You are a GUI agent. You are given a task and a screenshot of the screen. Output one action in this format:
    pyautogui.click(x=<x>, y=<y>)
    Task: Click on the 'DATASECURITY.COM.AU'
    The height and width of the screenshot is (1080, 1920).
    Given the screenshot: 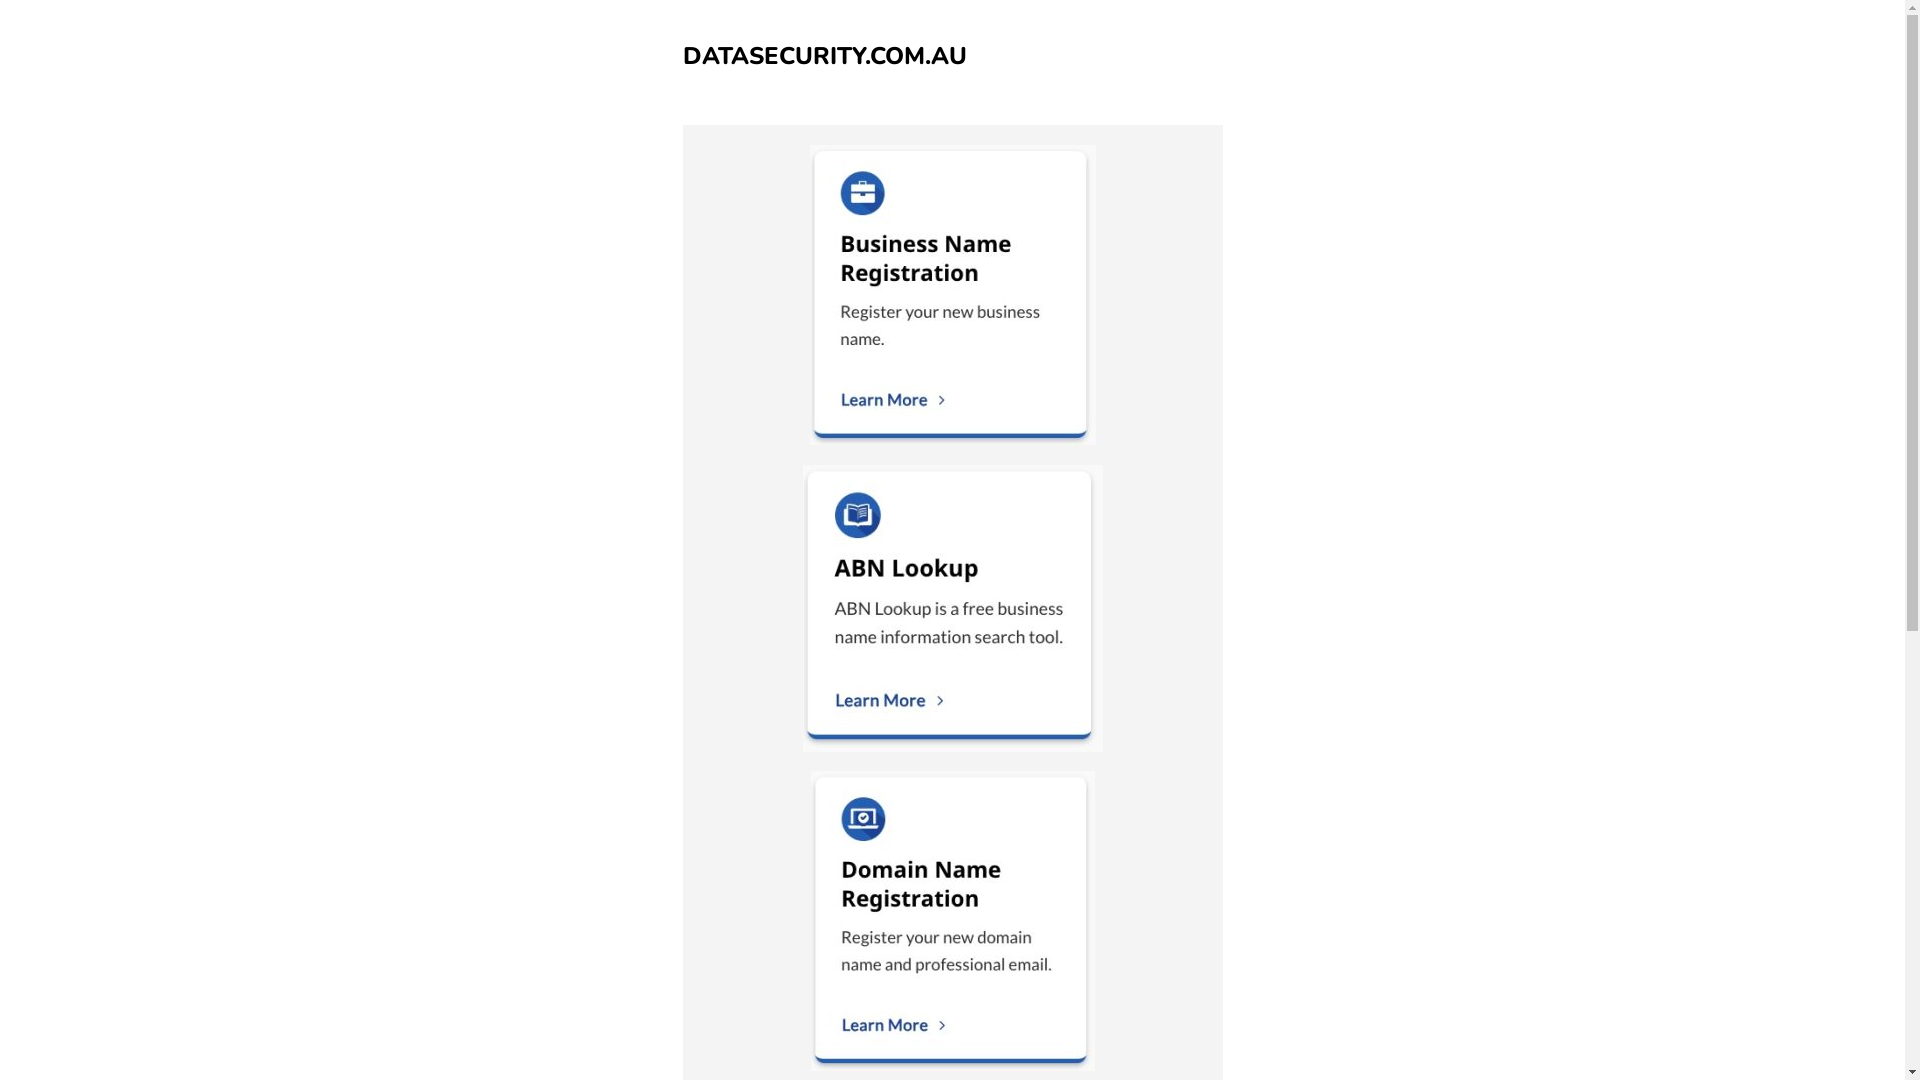 What is the action you would take?
    pyautogui.click(x=824, y=55)
    